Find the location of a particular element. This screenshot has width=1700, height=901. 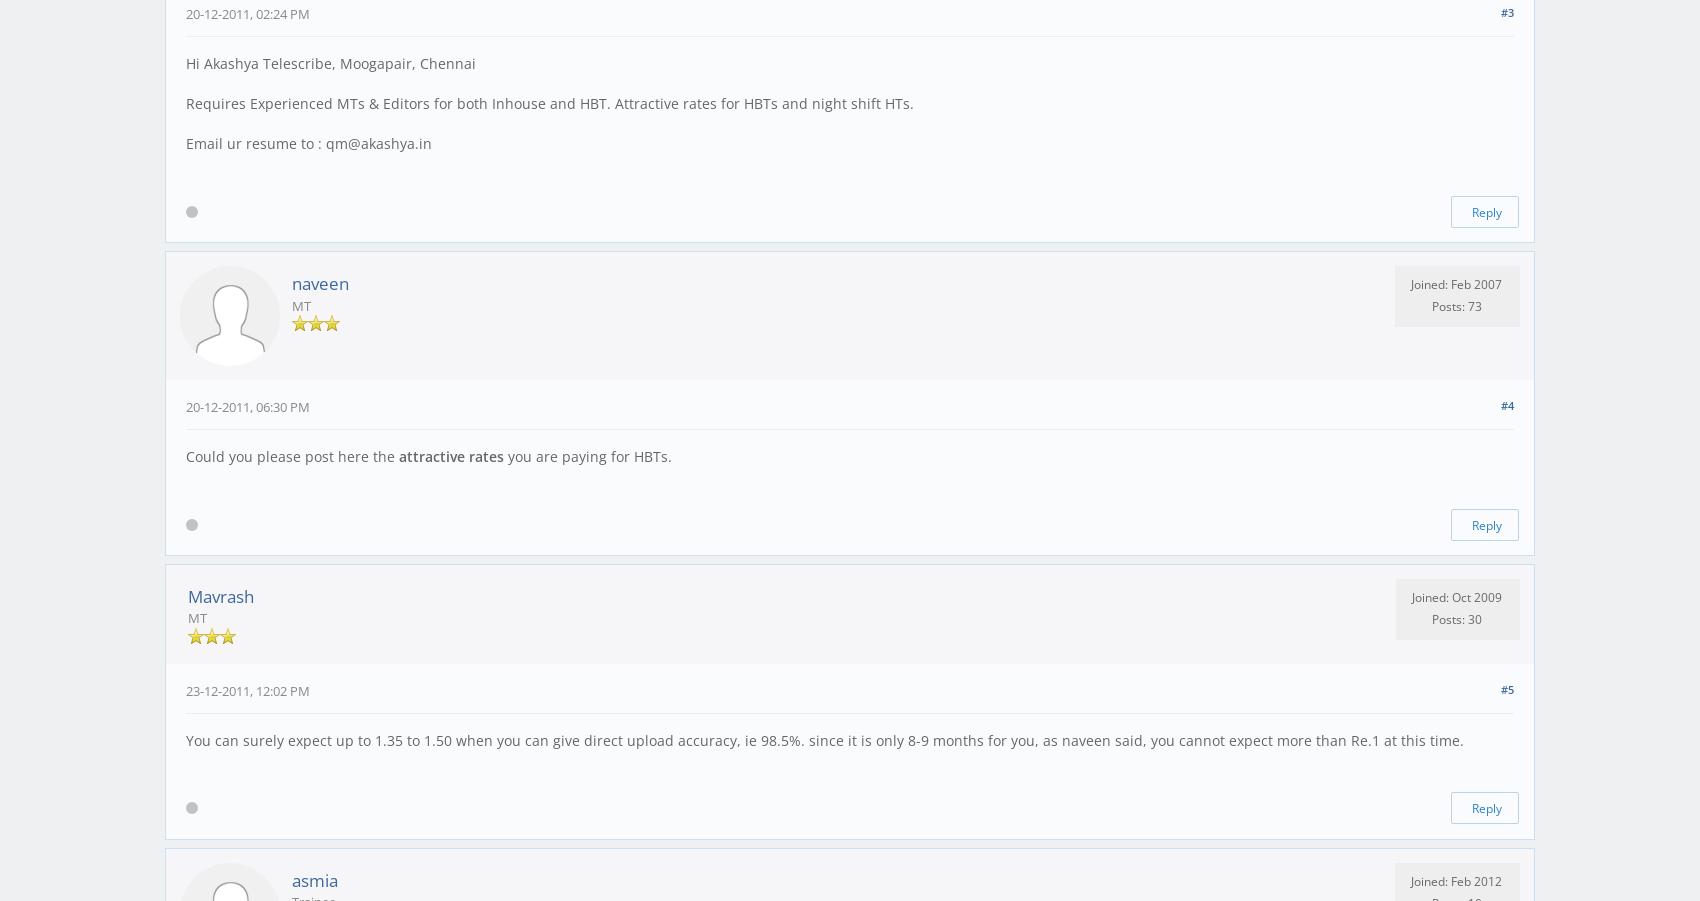

'23-12-2011, 12:02 PM' is located at coordinates (248, 690).